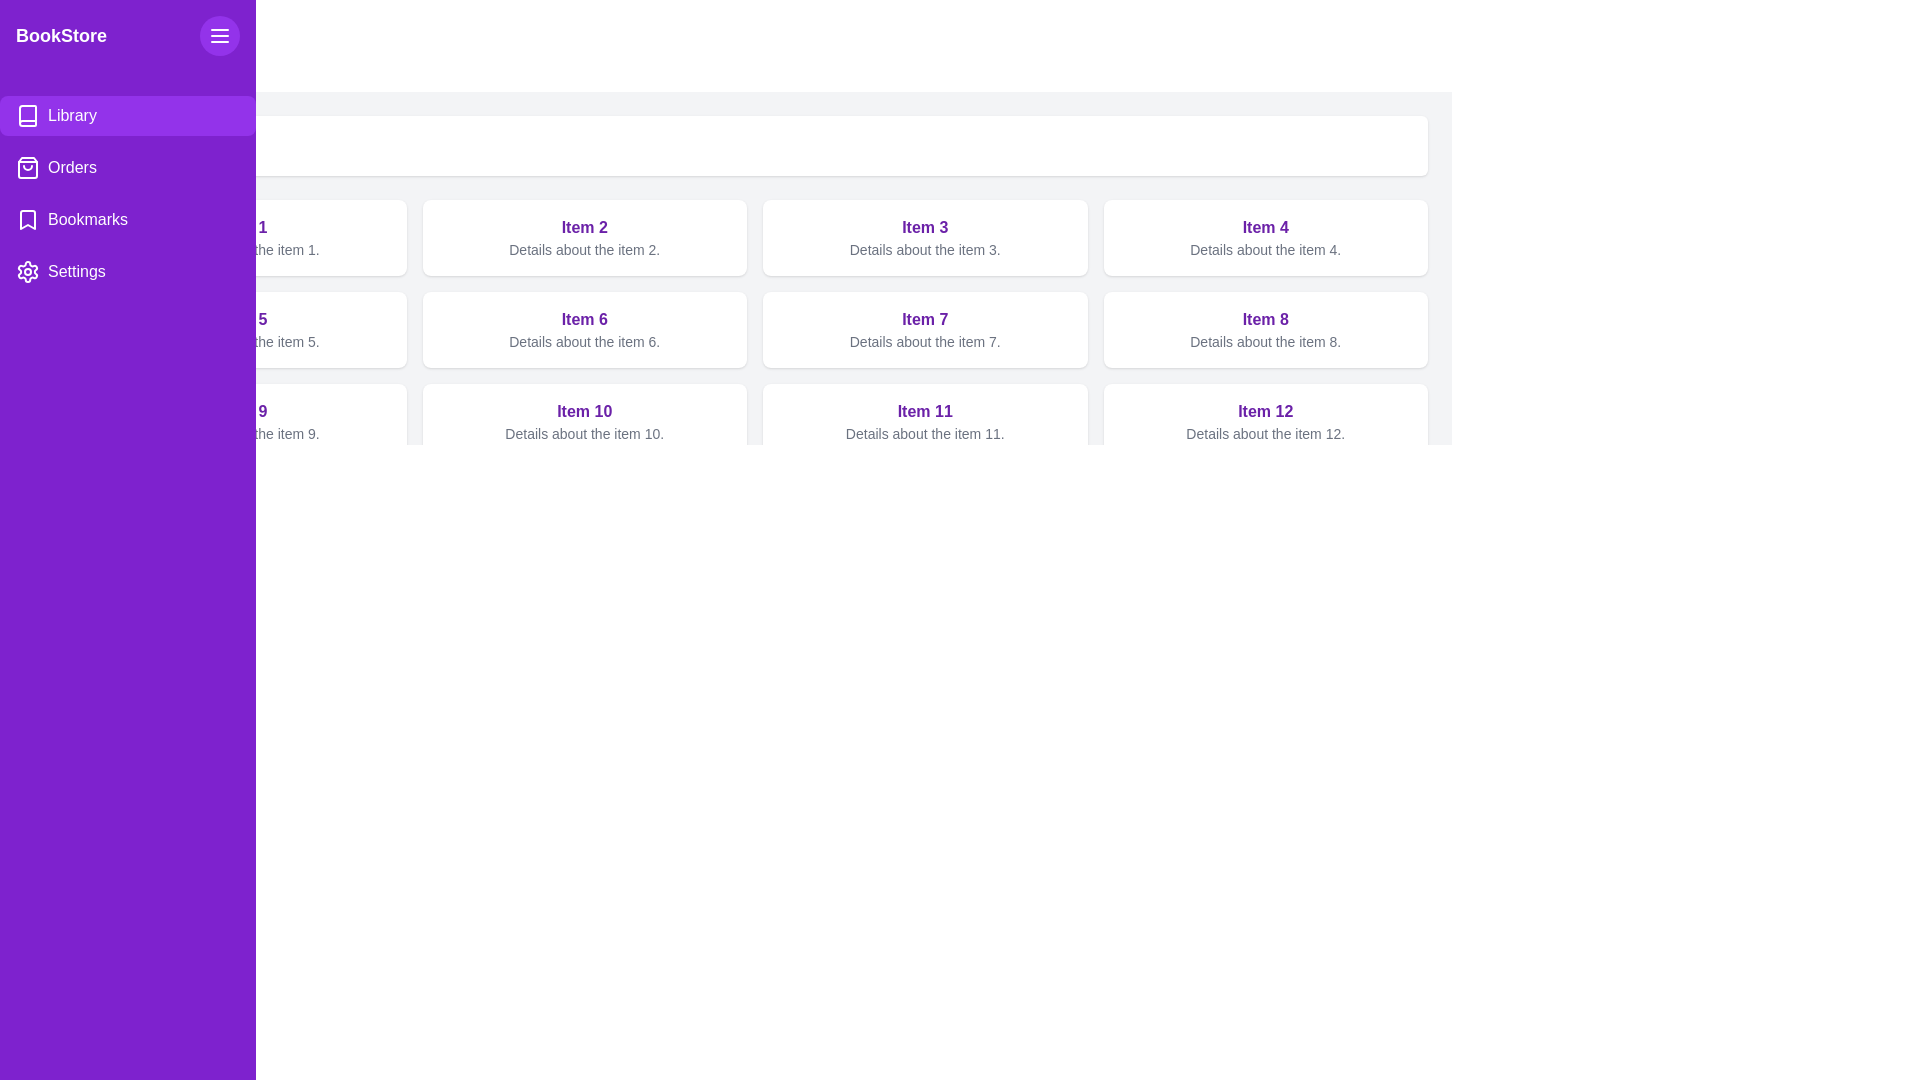  I want to click on the shopping bag icon element located in the sidebar, which serves as an identifier for the orders menu option, so click(28, 167).